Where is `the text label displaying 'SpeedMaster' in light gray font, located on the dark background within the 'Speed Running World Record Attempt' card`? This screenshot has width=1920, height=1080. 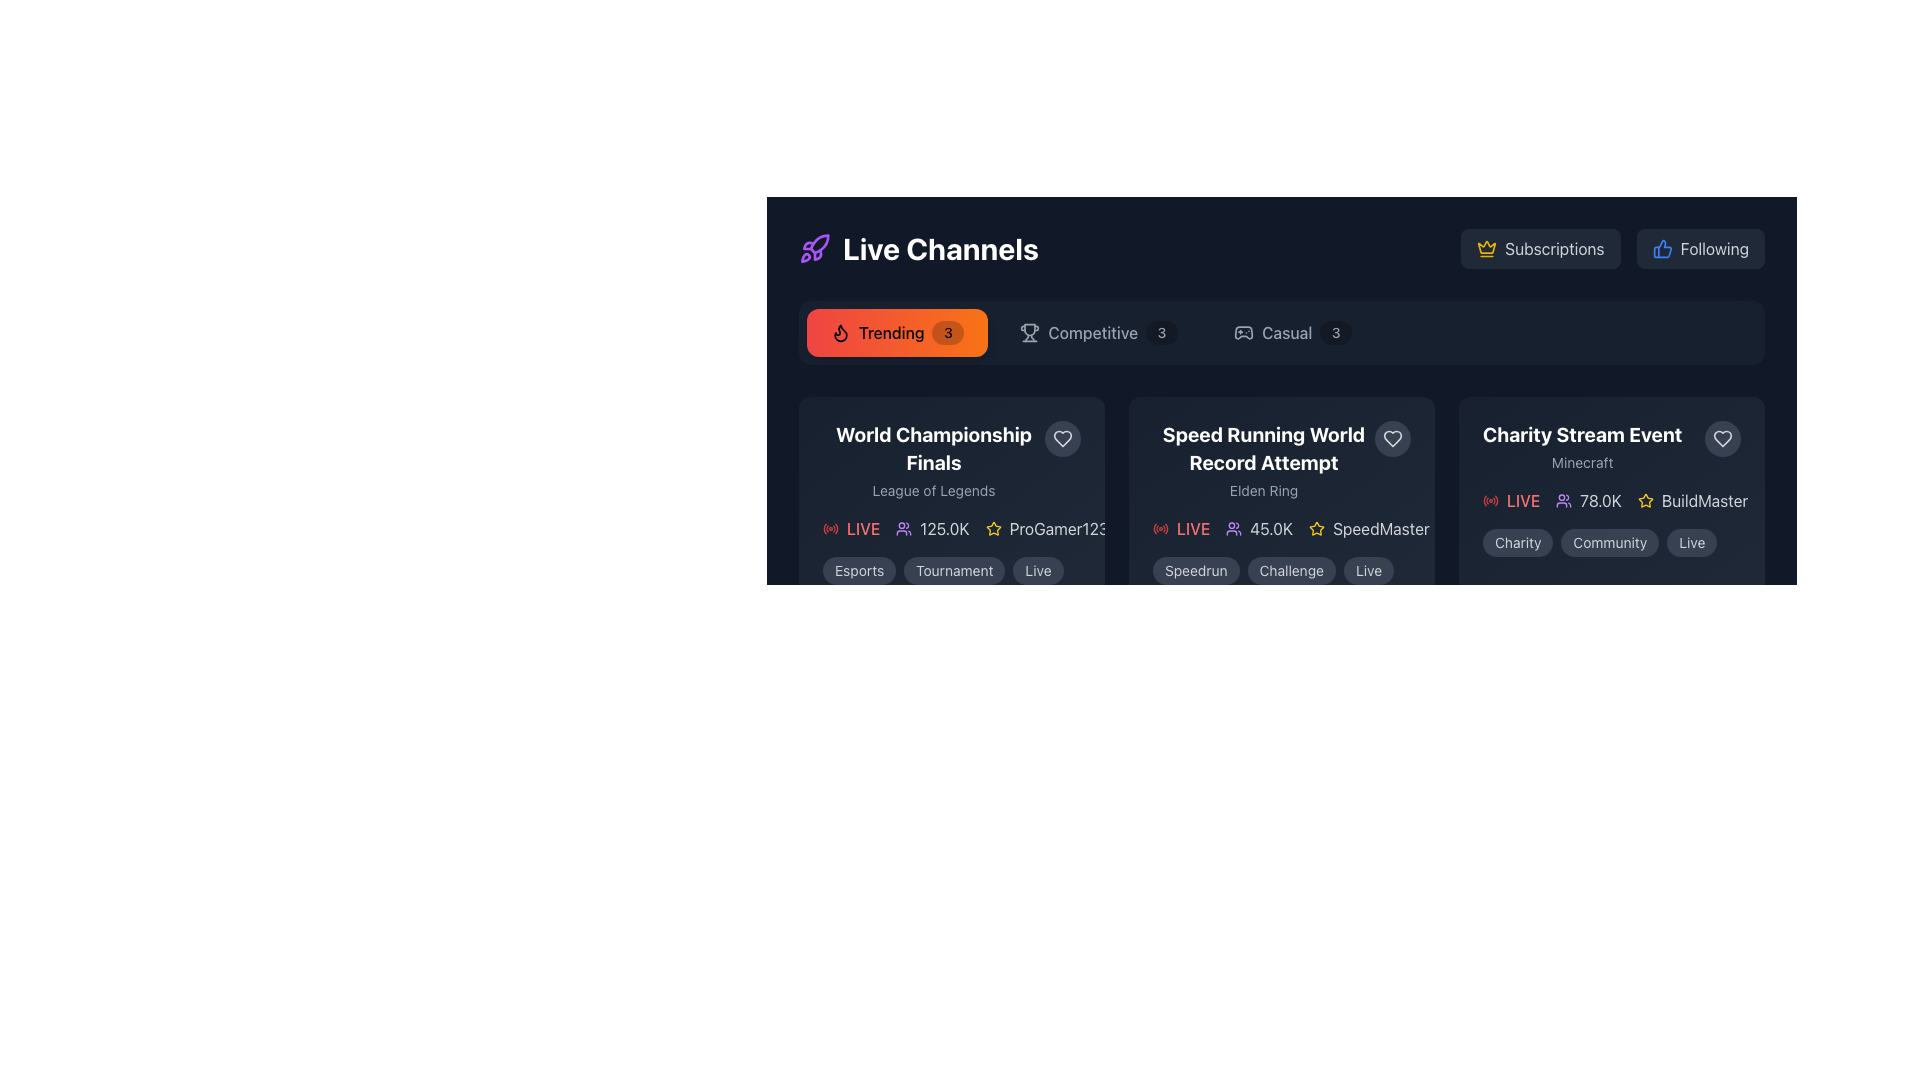
the text label displaying 'SpeedMaster' in light gray font, located on the dark background within the 'Speed Running World Record Attempt' card is located at coordinates (1380, 527).